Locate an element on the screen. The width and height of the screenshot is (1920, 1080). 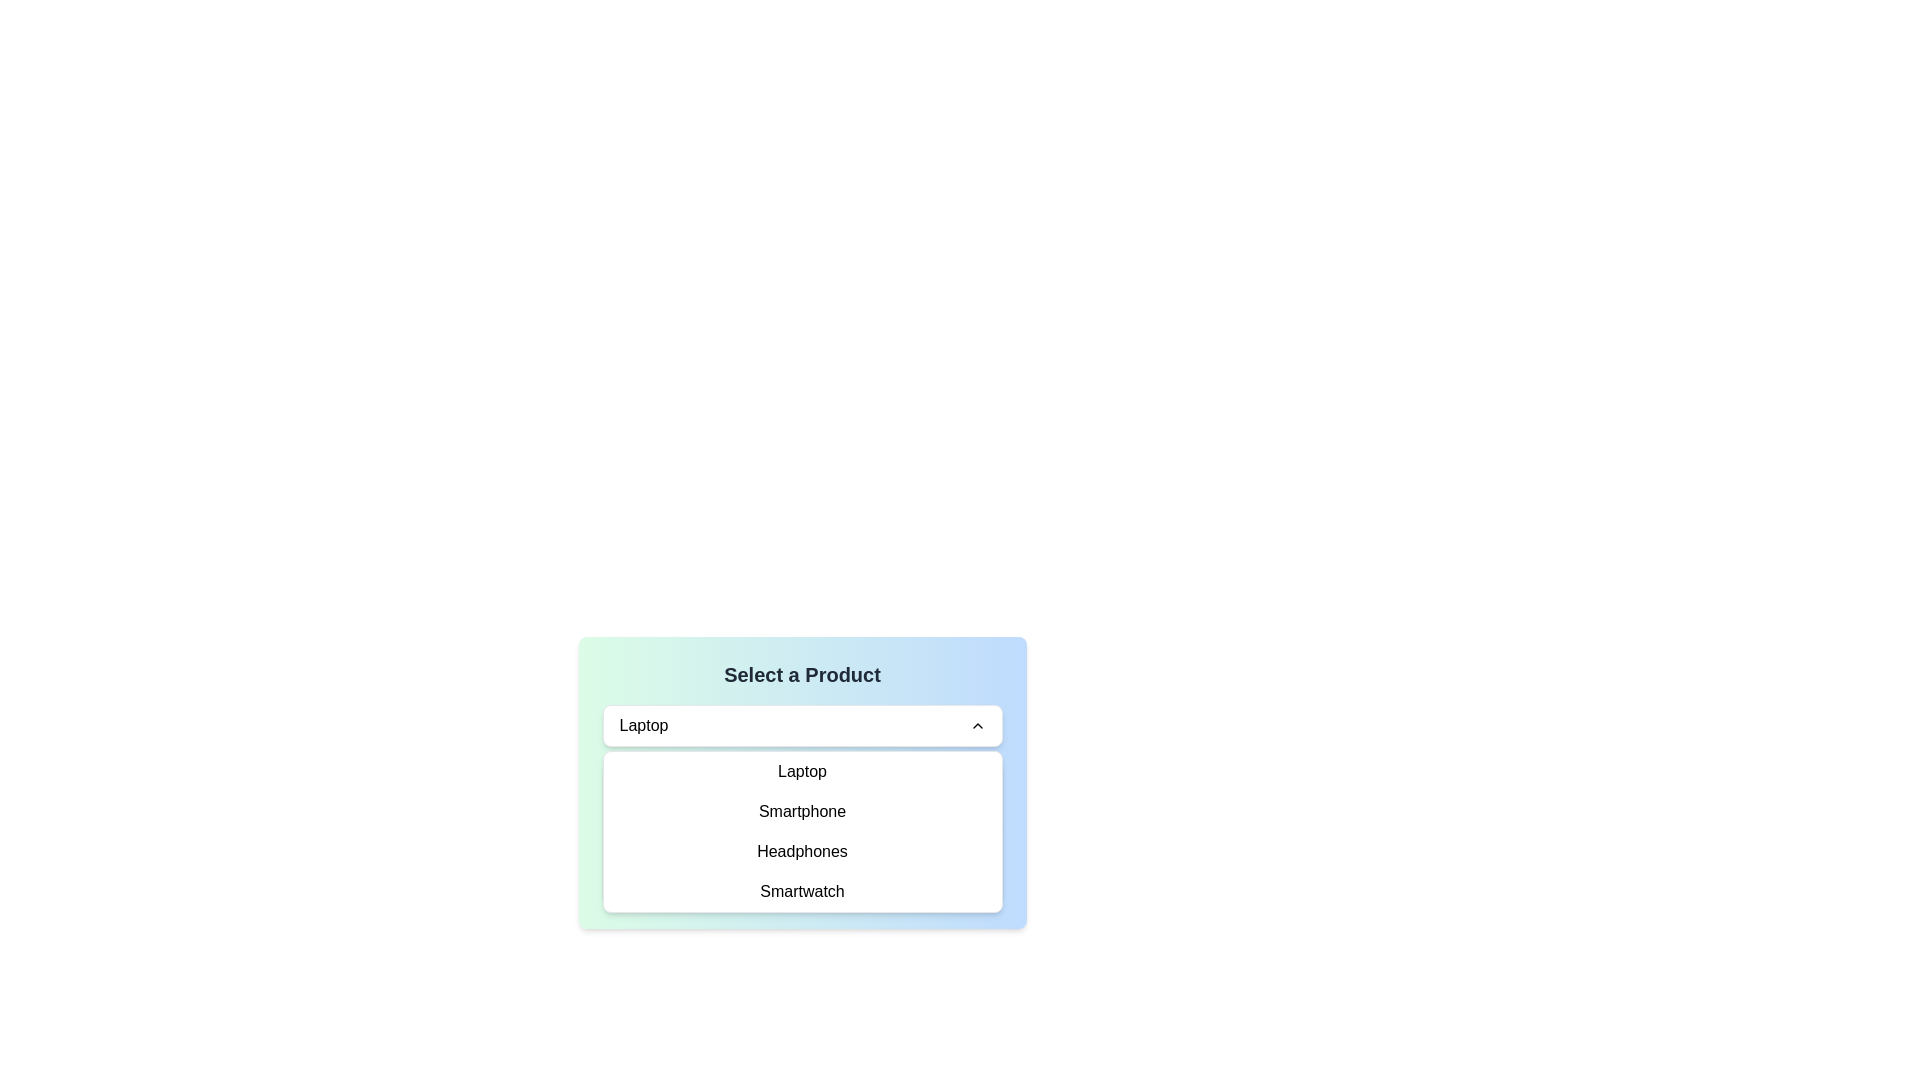
the 'Smartwatch' dropdown menu item, which is the last item in the list is located at coordinates (802, 890).